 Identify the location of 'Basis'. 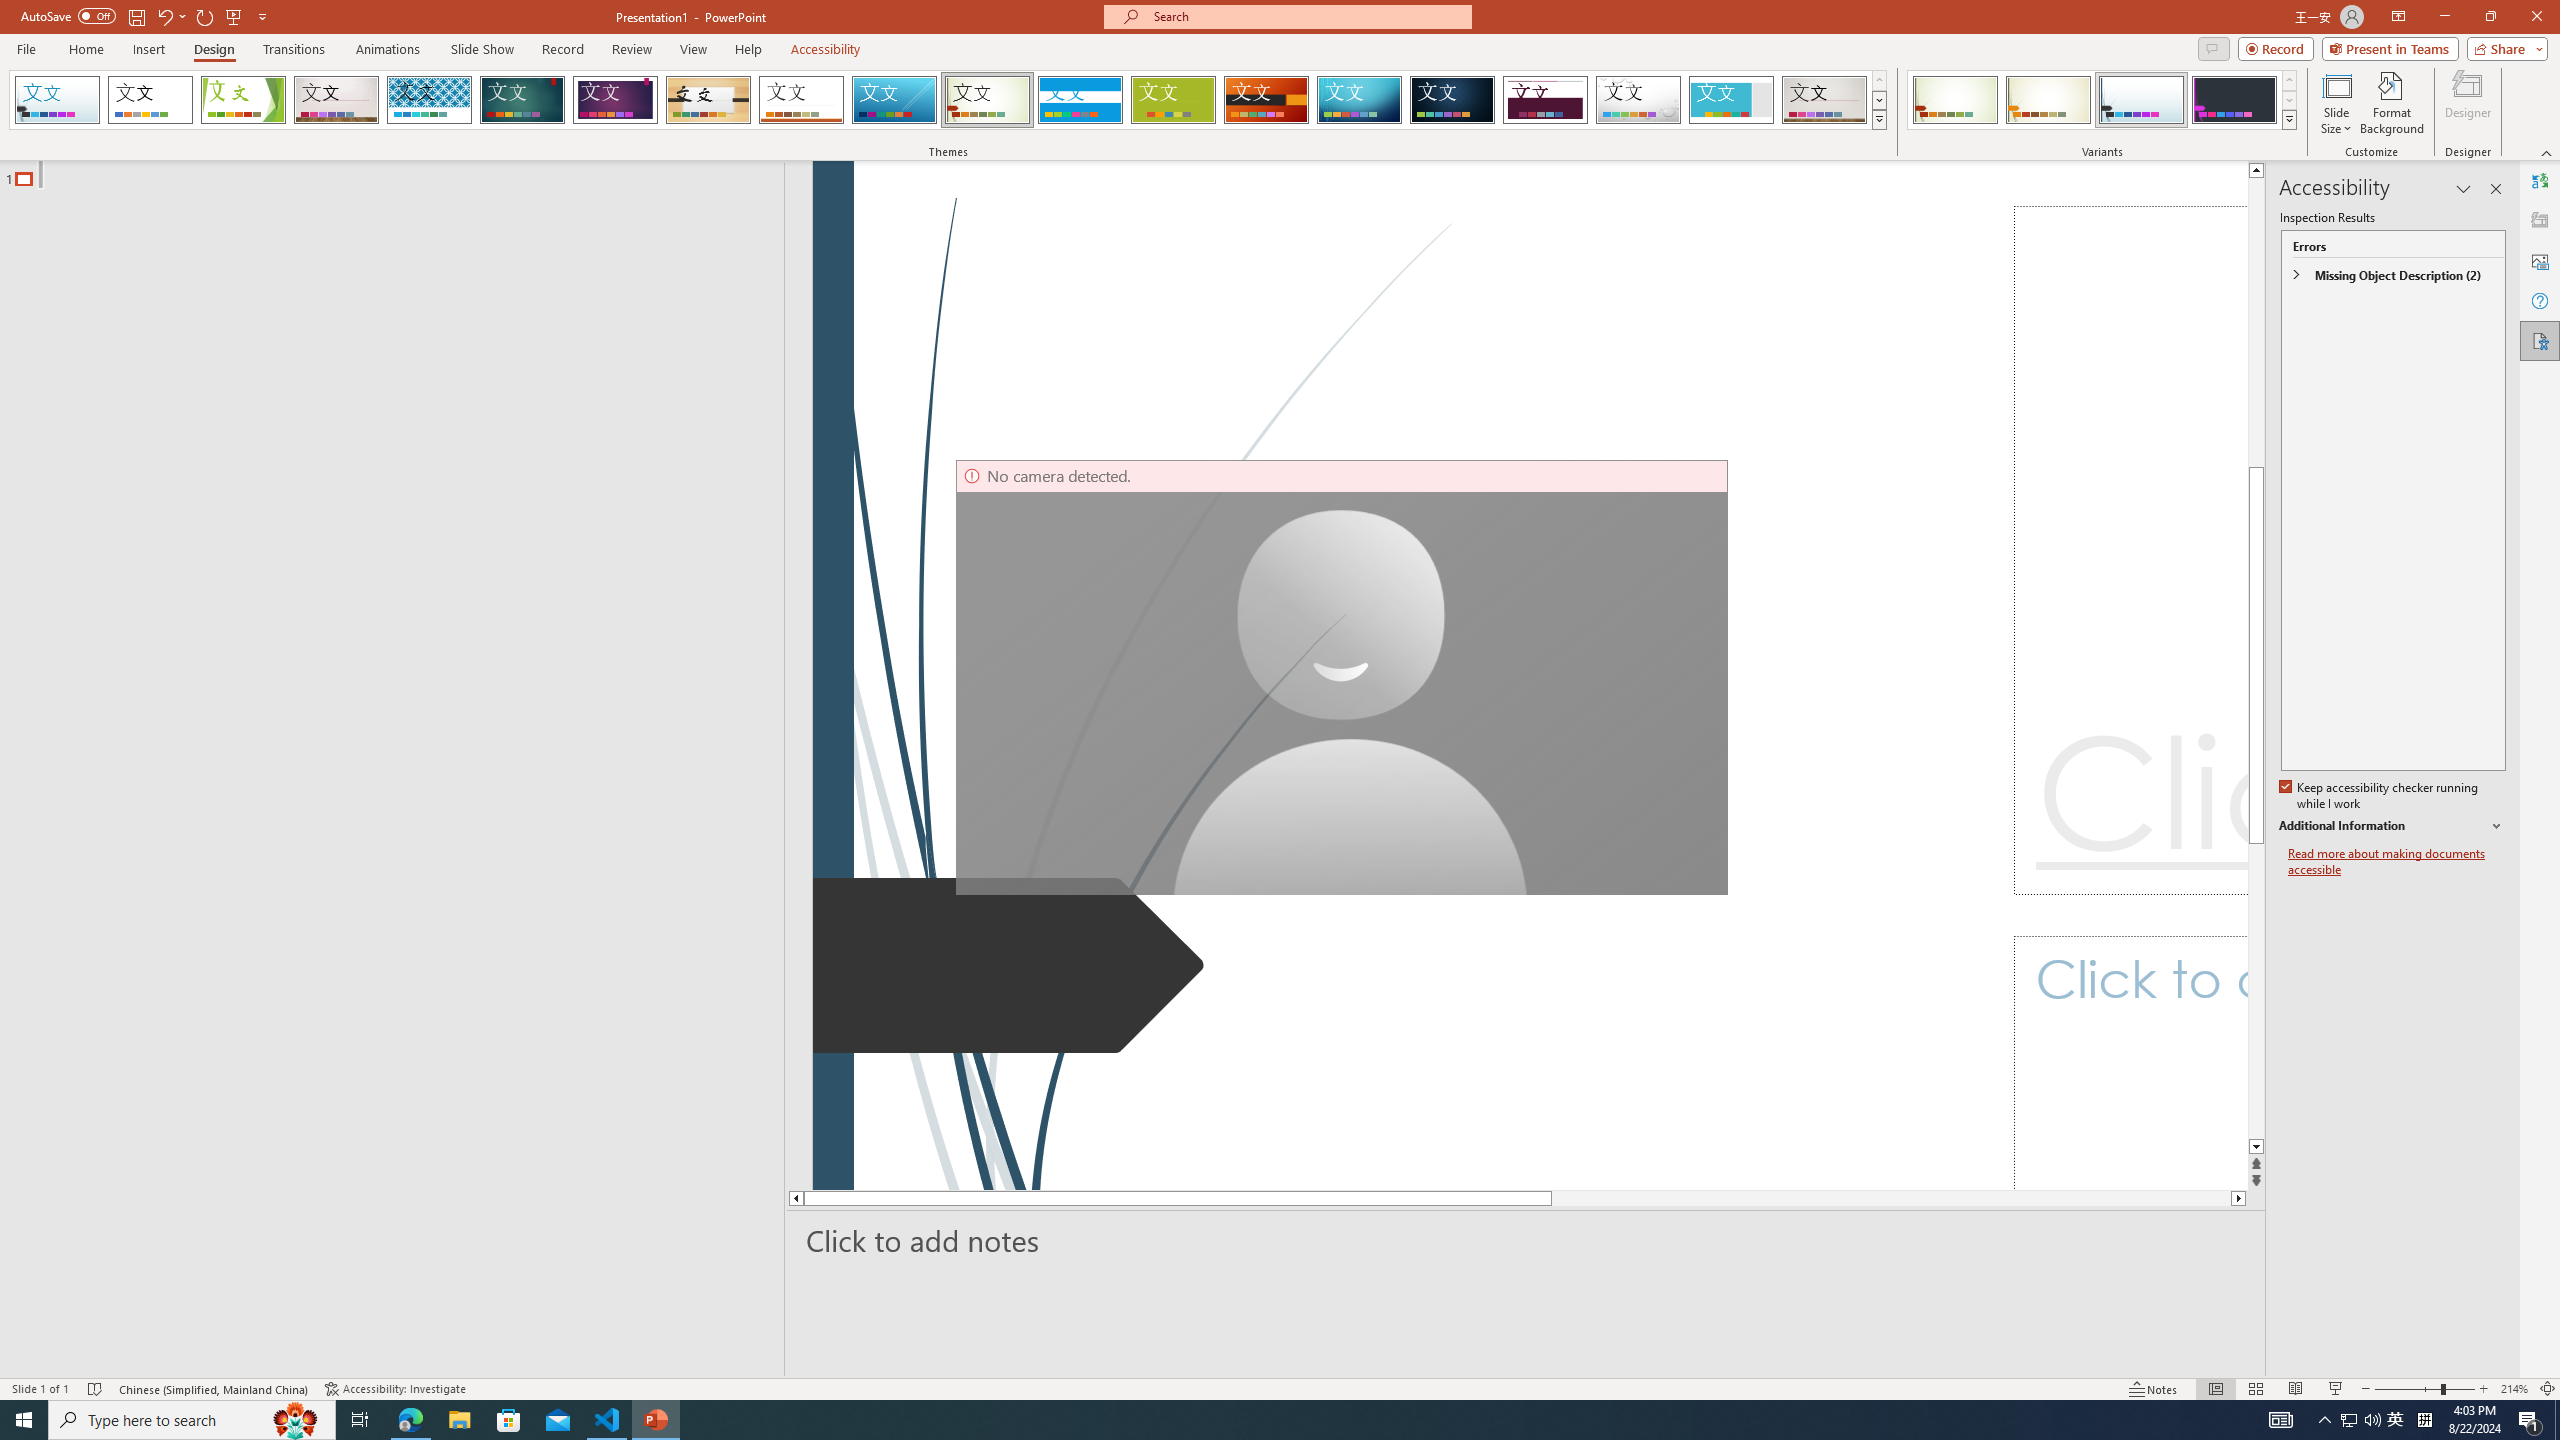
(1173, 99).